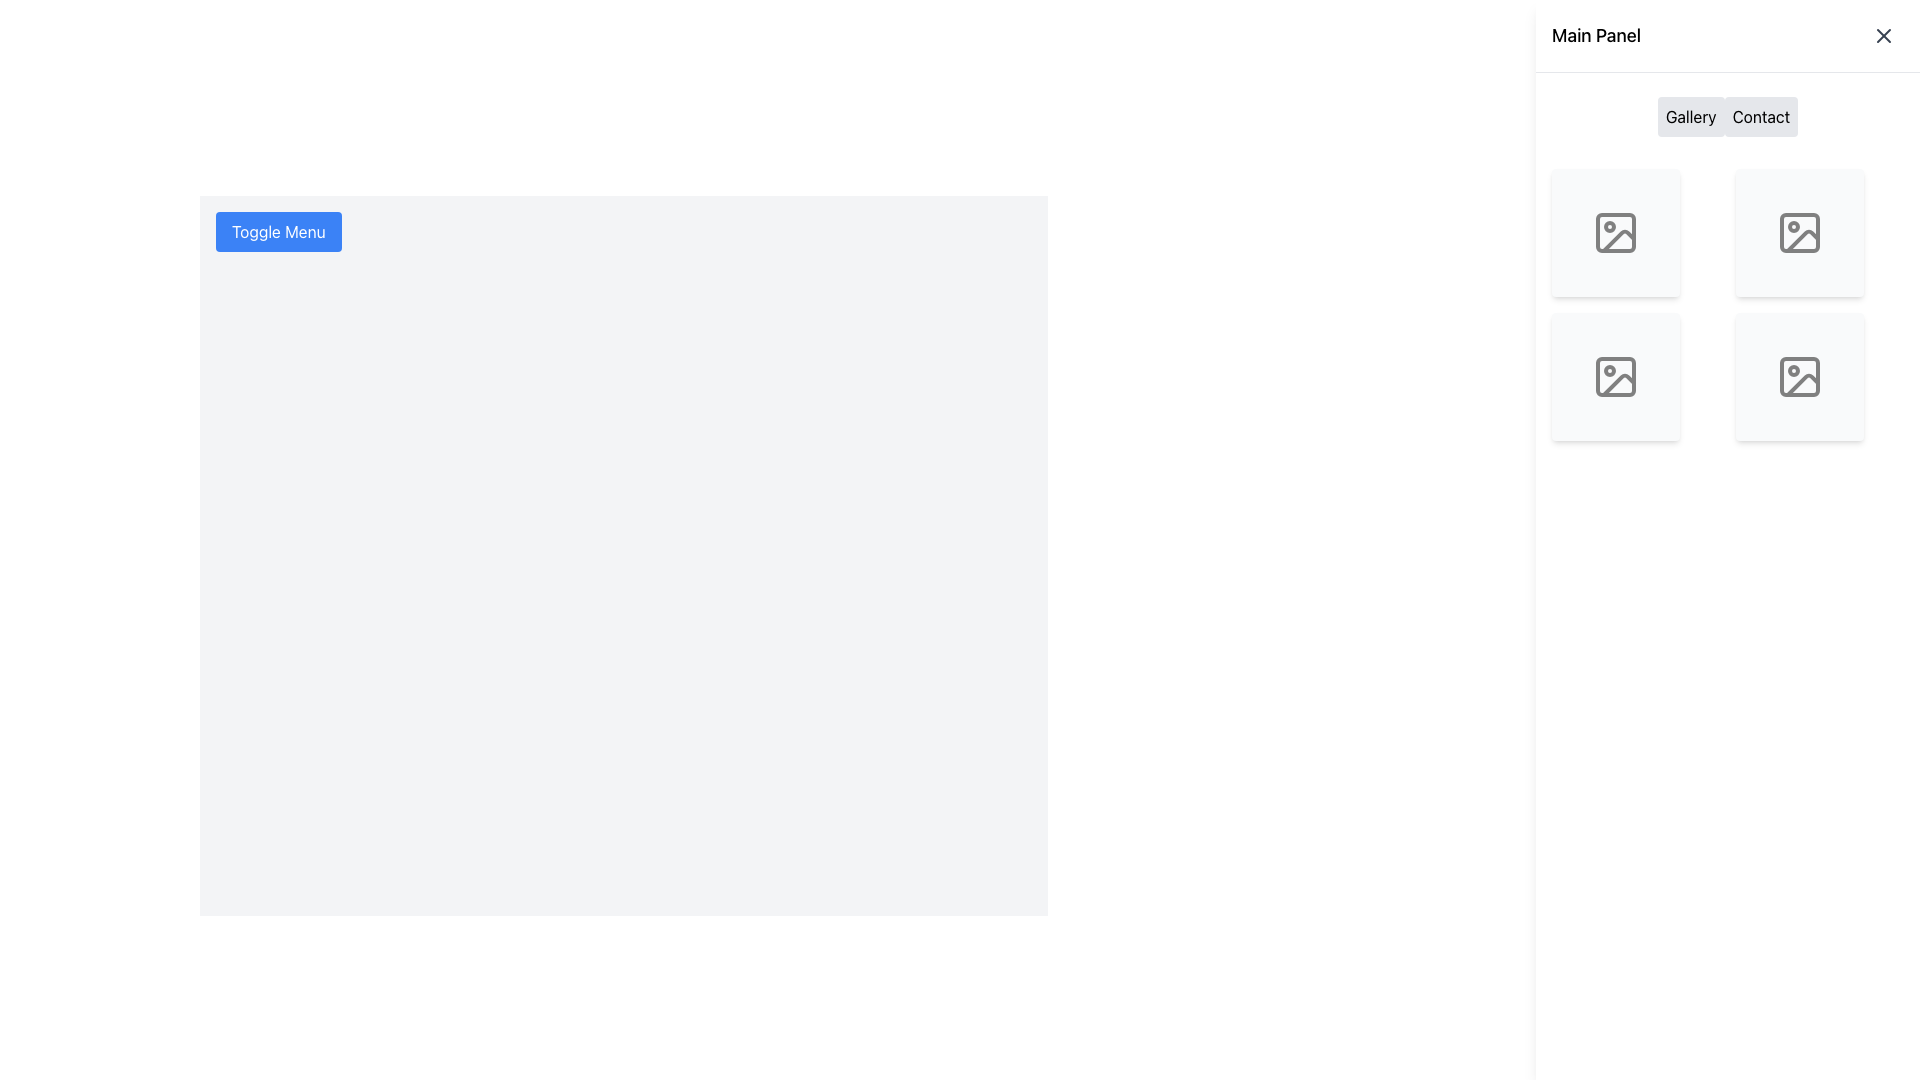  I want to click on the 'Main Panel' text label styled in bold font located at the top right corner of the header bar, so click(1595, 35).